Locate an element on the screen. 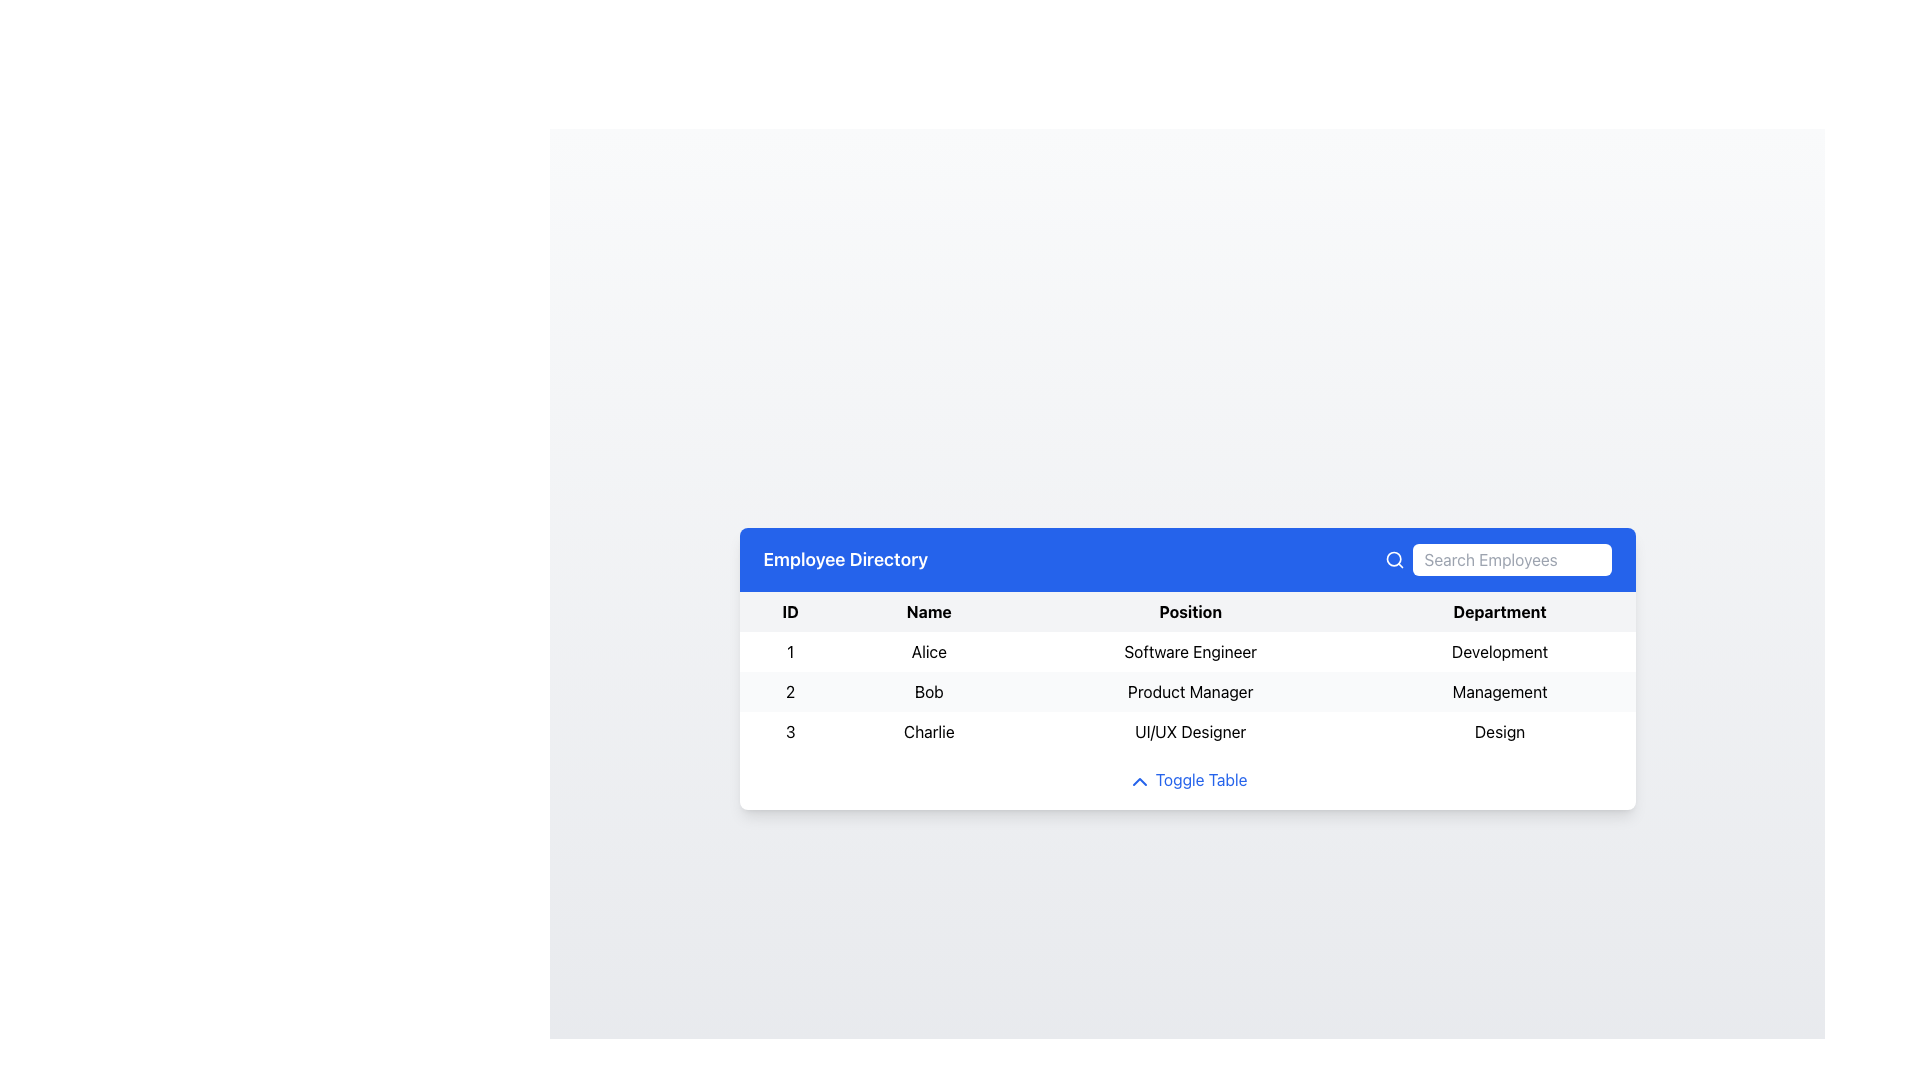 The image size is (1920, 1080). the Interactive Link With Icon located at the bottom of the 'Employee Directory' section to underline the text is located at coordinates (1187, 779).